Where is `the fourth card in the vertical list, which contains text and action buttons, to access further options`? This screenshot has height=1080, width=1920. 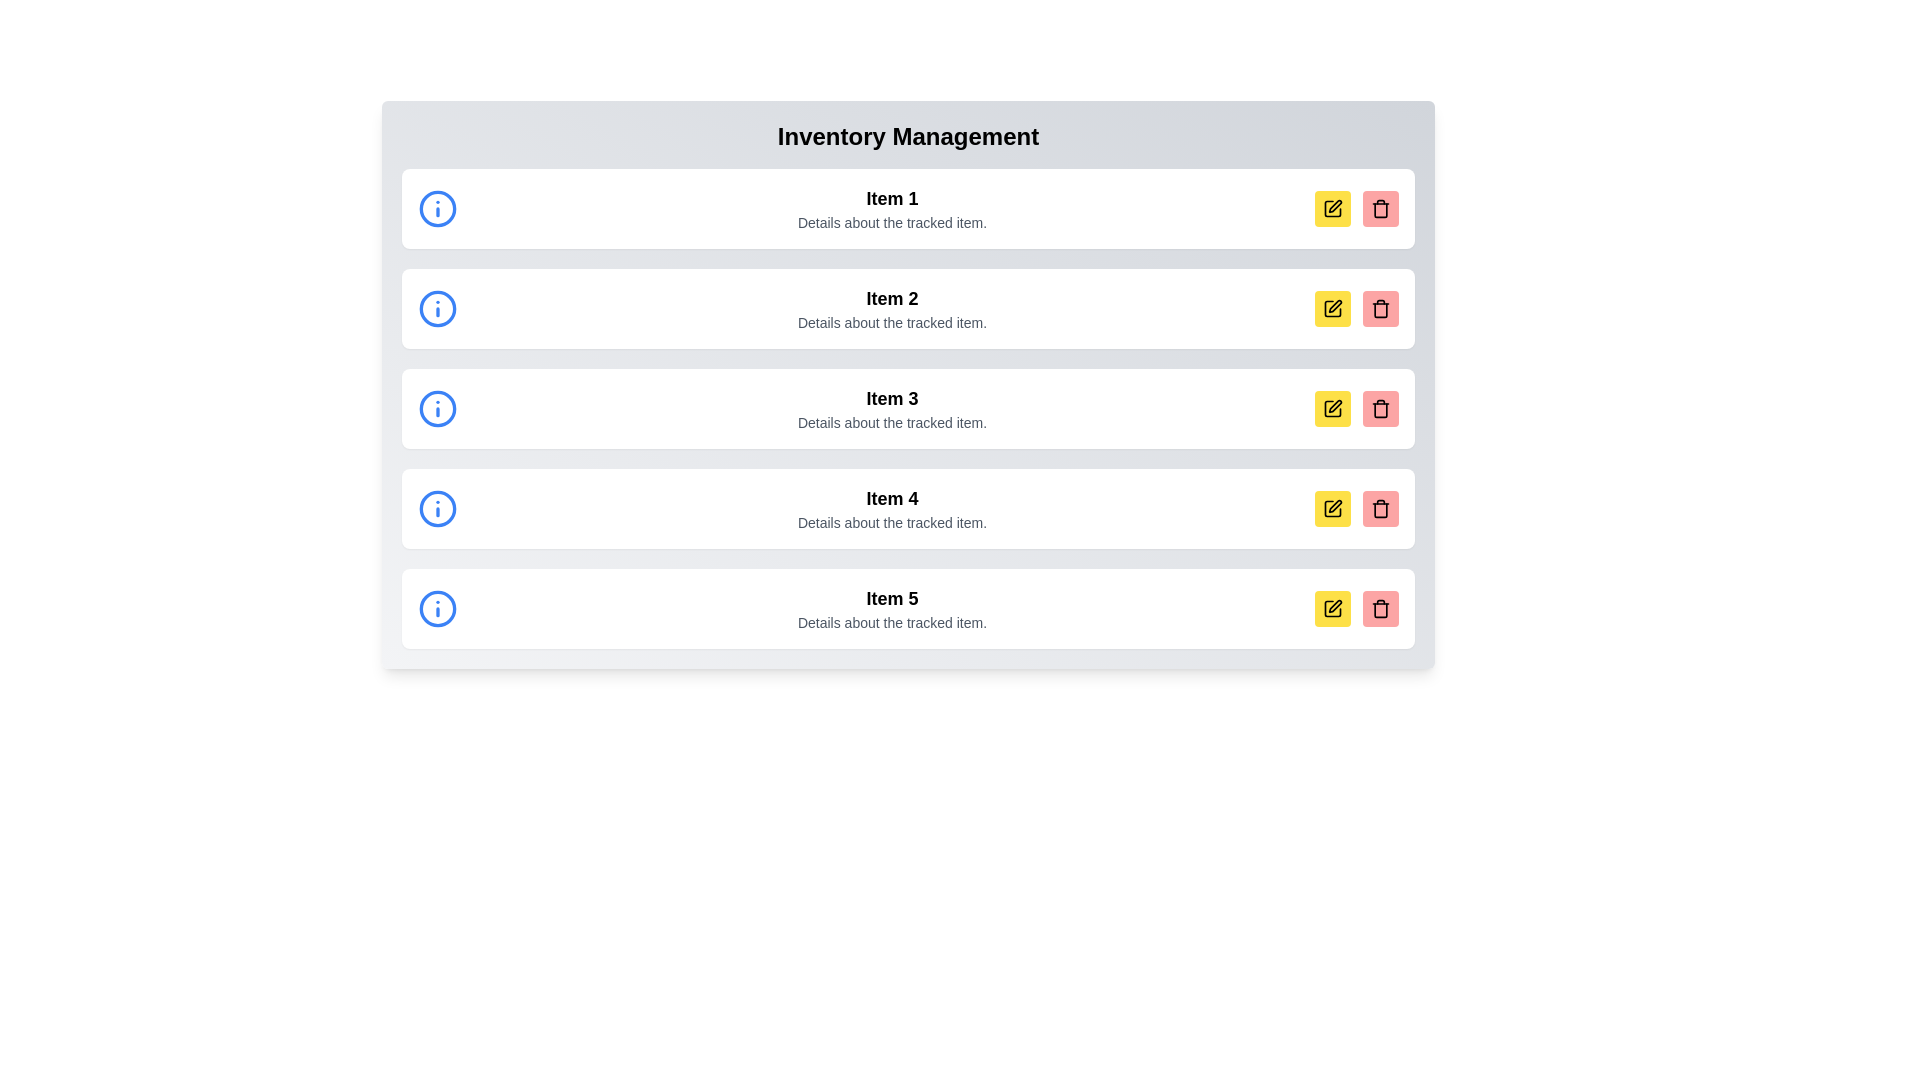
the fourth card in the vertical list, which contains text and action buttons, to access further options is located at coordinates (907, 508).